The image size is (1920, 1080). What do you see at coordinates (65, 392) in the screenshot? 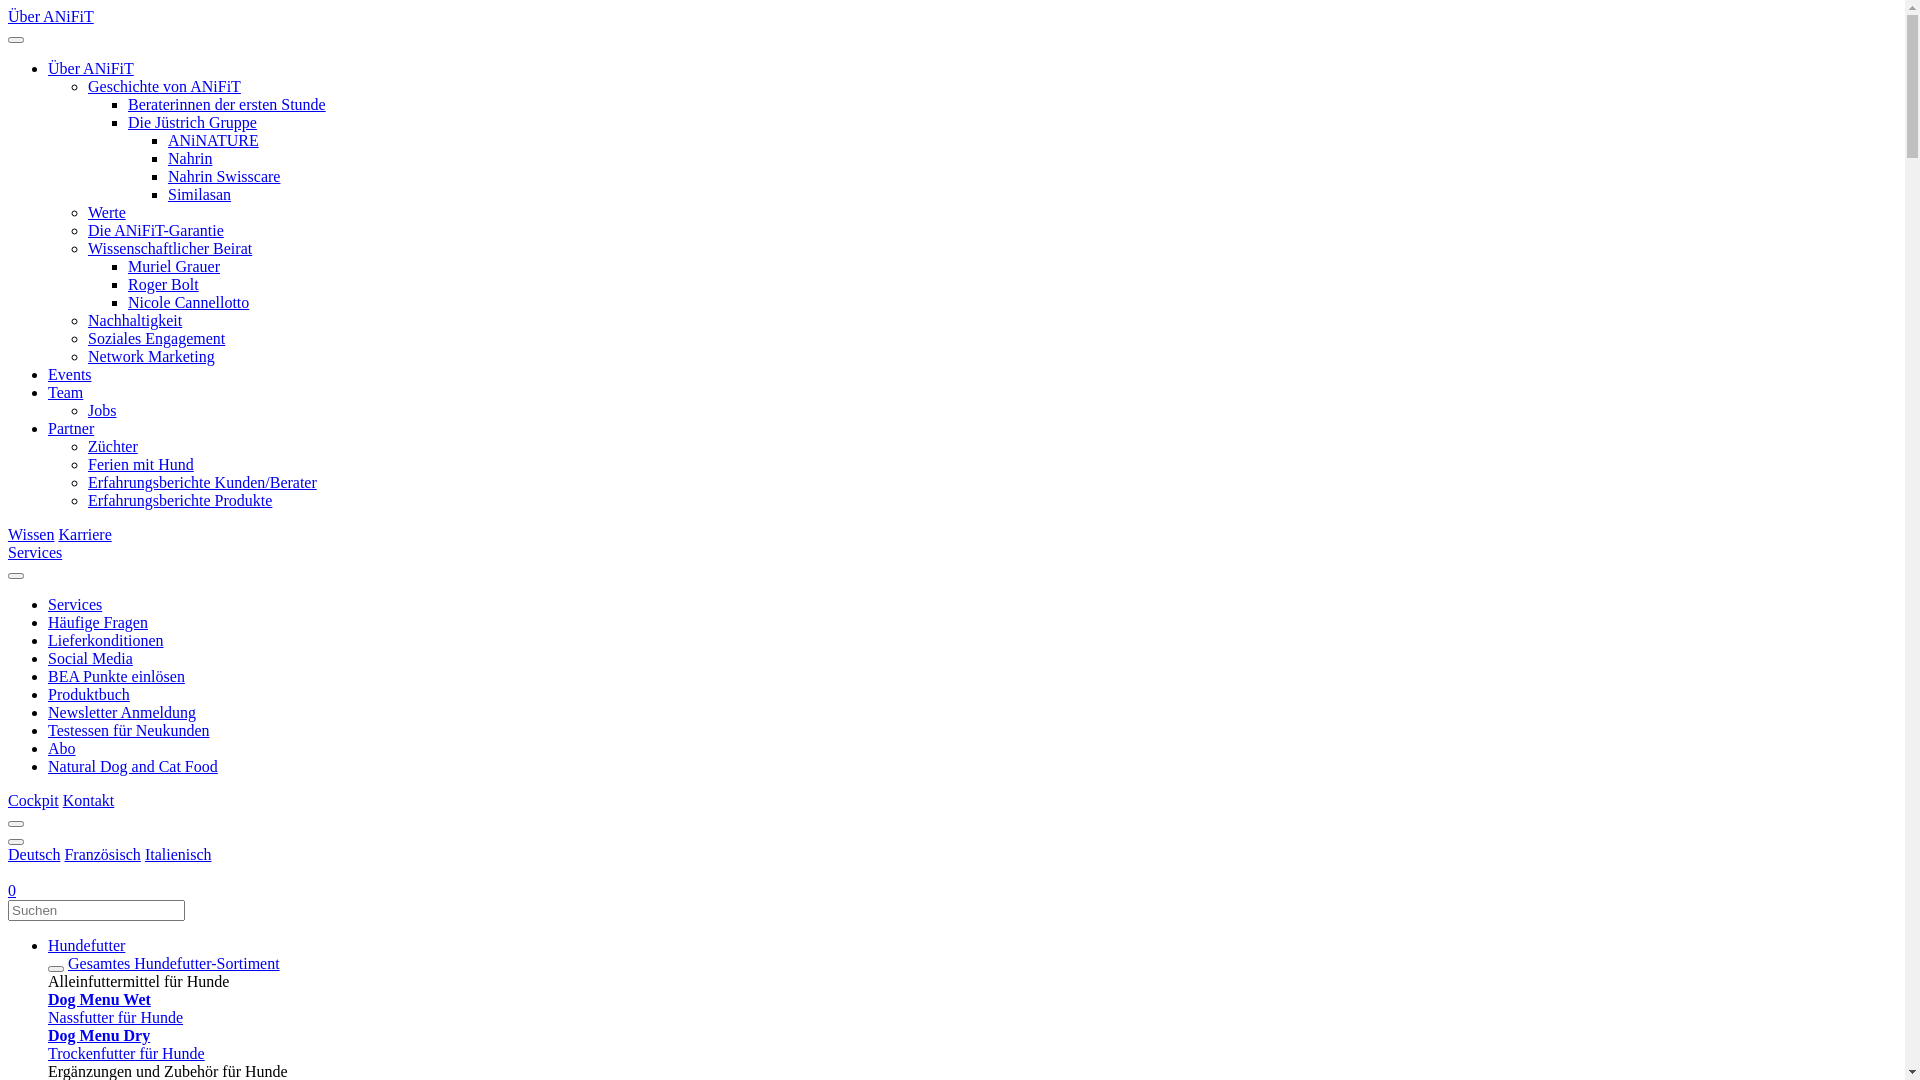
I see `'Team'` at bounding box center [65, 392].